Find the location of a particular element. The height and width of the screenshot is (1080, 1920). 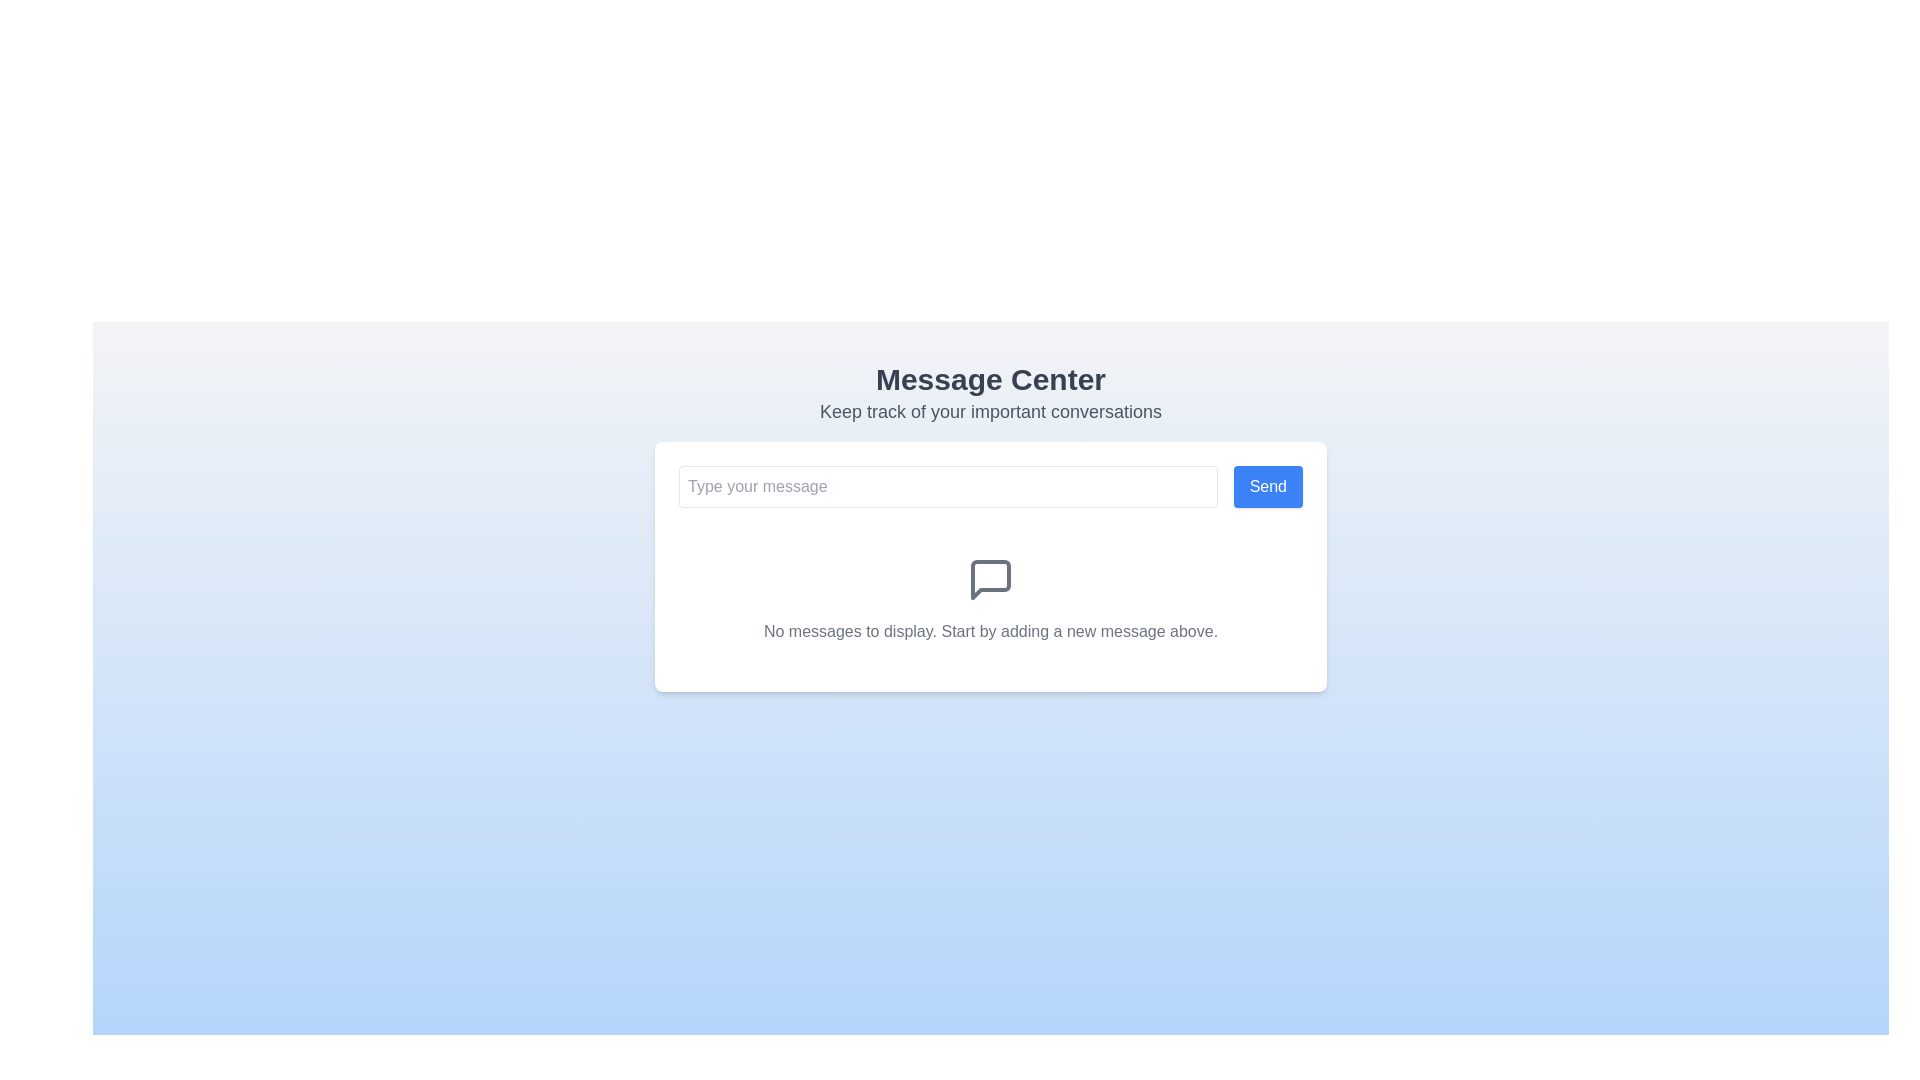

the informational text with an icon that states 'No messages is located at coordinates (990, 599).